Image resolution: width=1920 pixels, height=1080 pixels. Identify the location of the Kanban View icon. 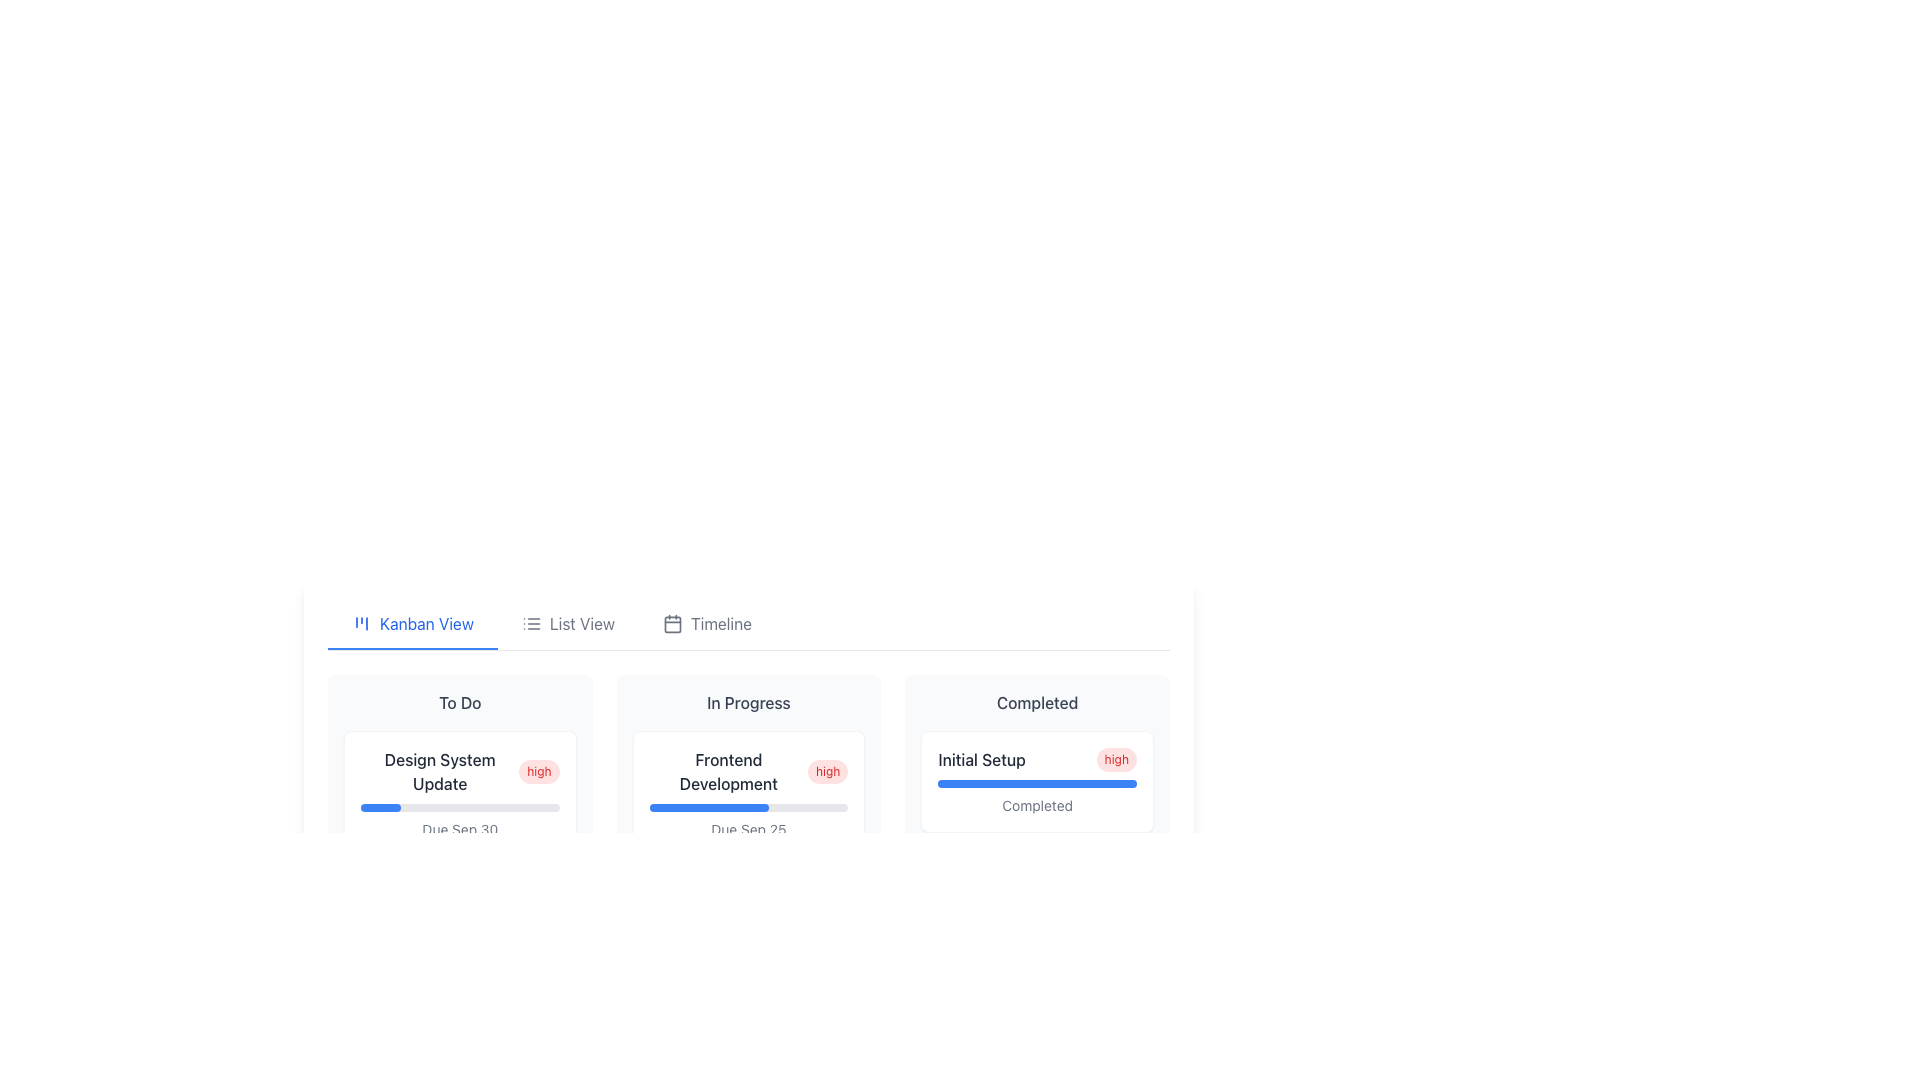
(361, 623).